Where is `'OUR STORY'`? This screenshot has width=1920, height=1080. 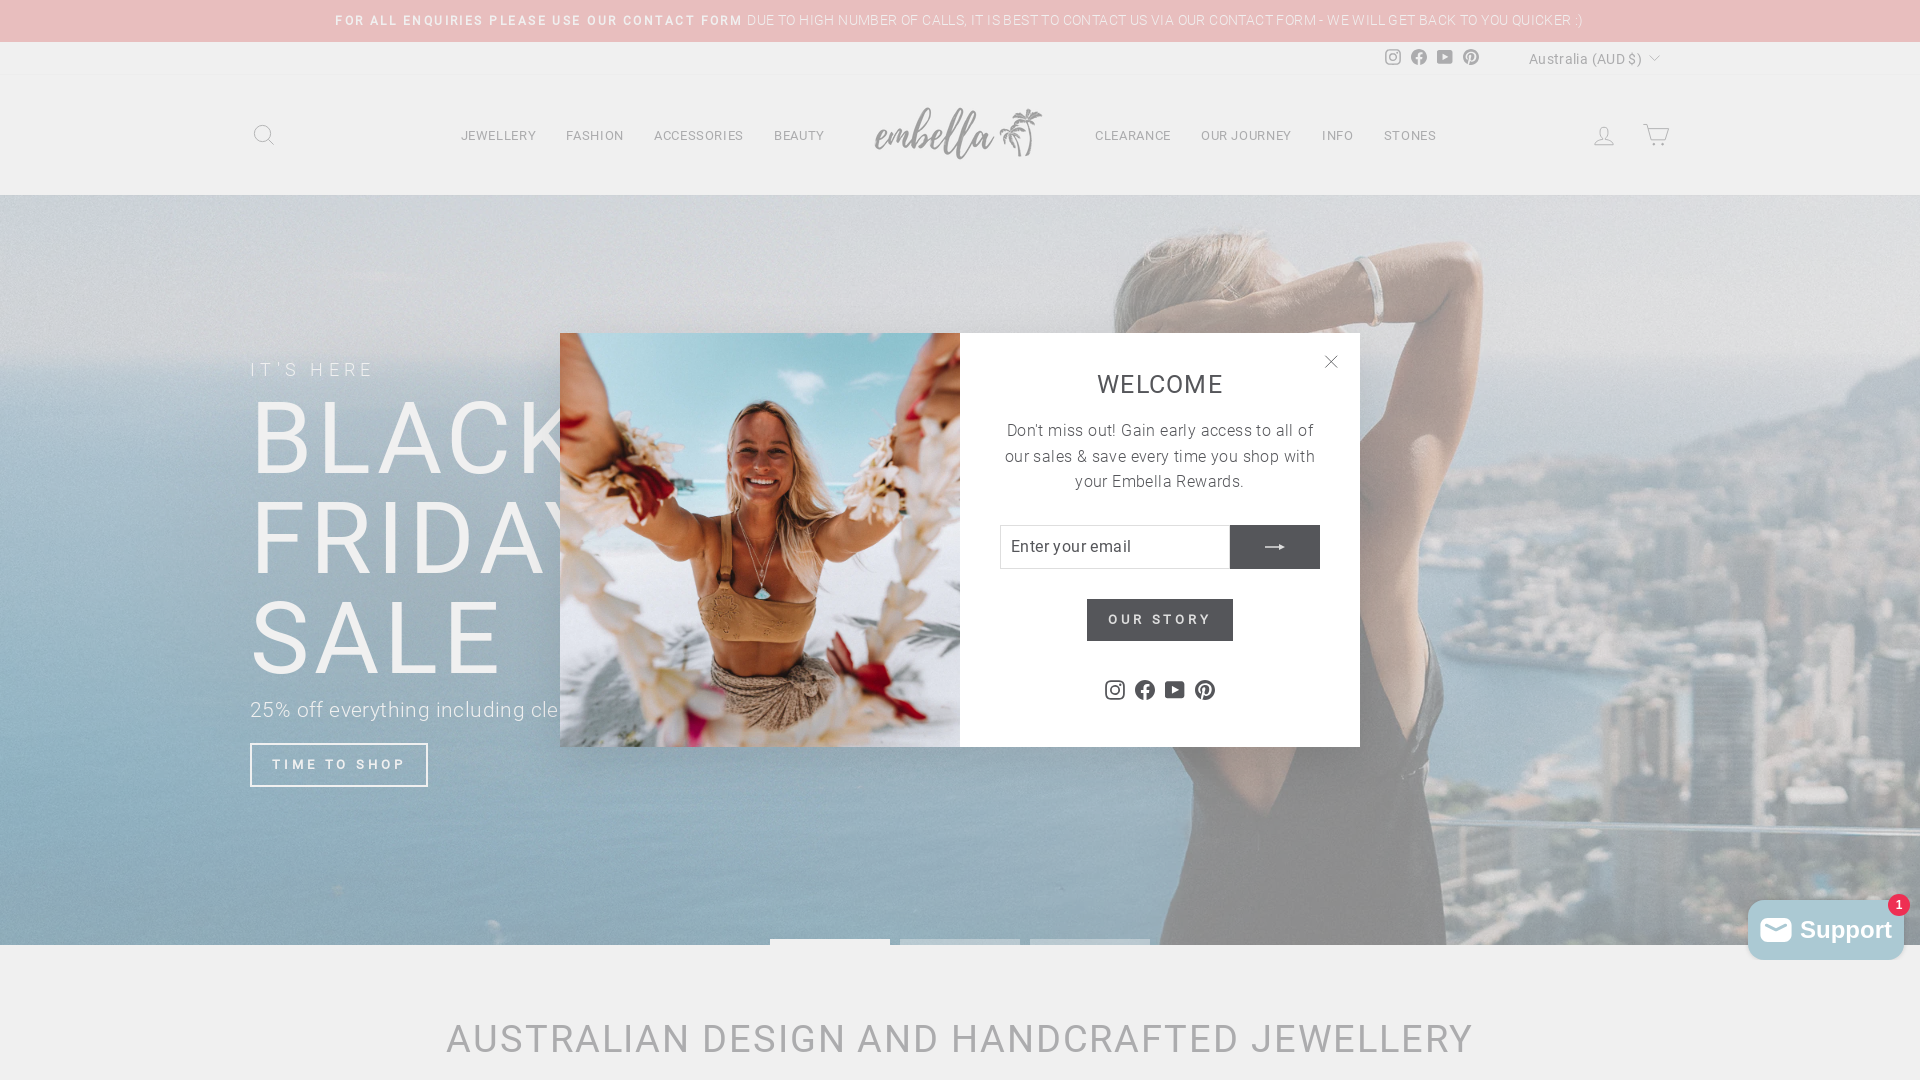
'OUR STORY' is located at coordinates (1085, 619).